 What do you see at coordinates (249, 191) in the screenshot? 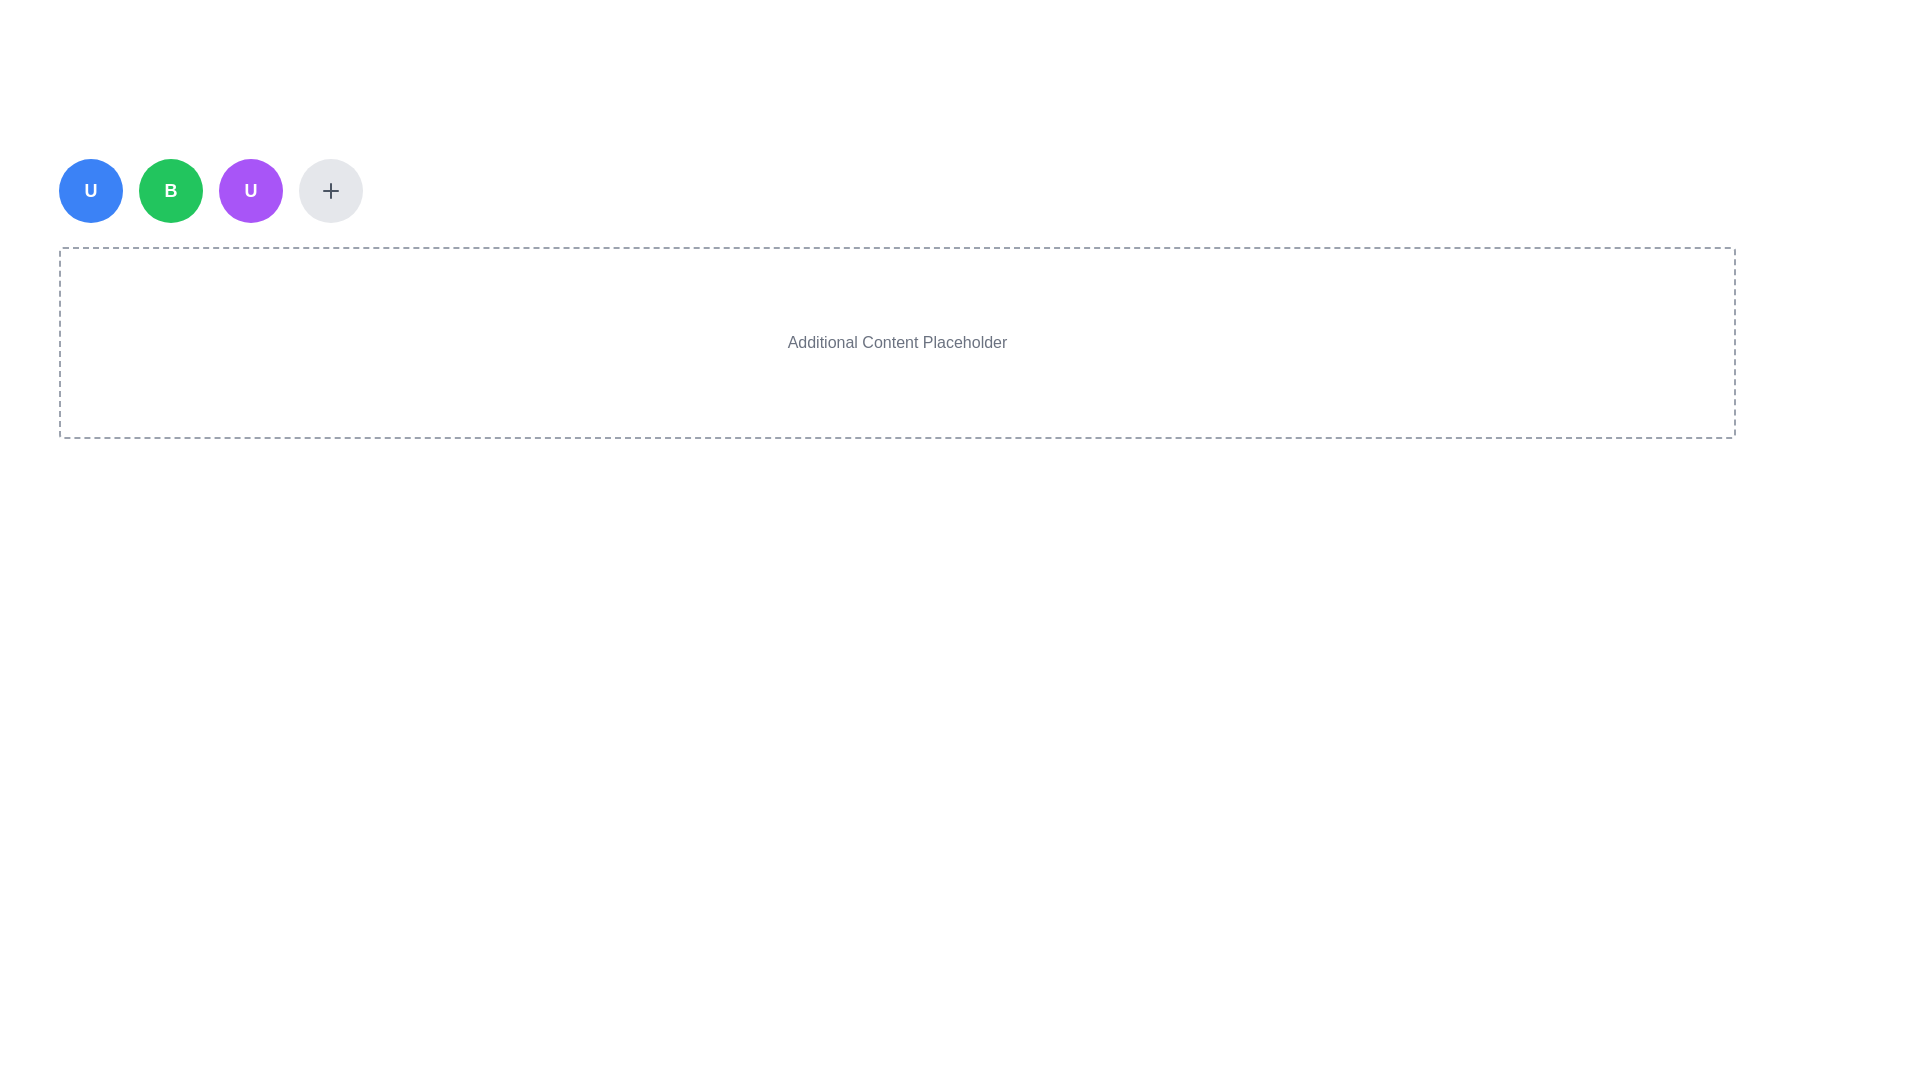
I see `the purple 'U' button, which is the third in a sequence of circular buttons` at bounding box center [249, 191].